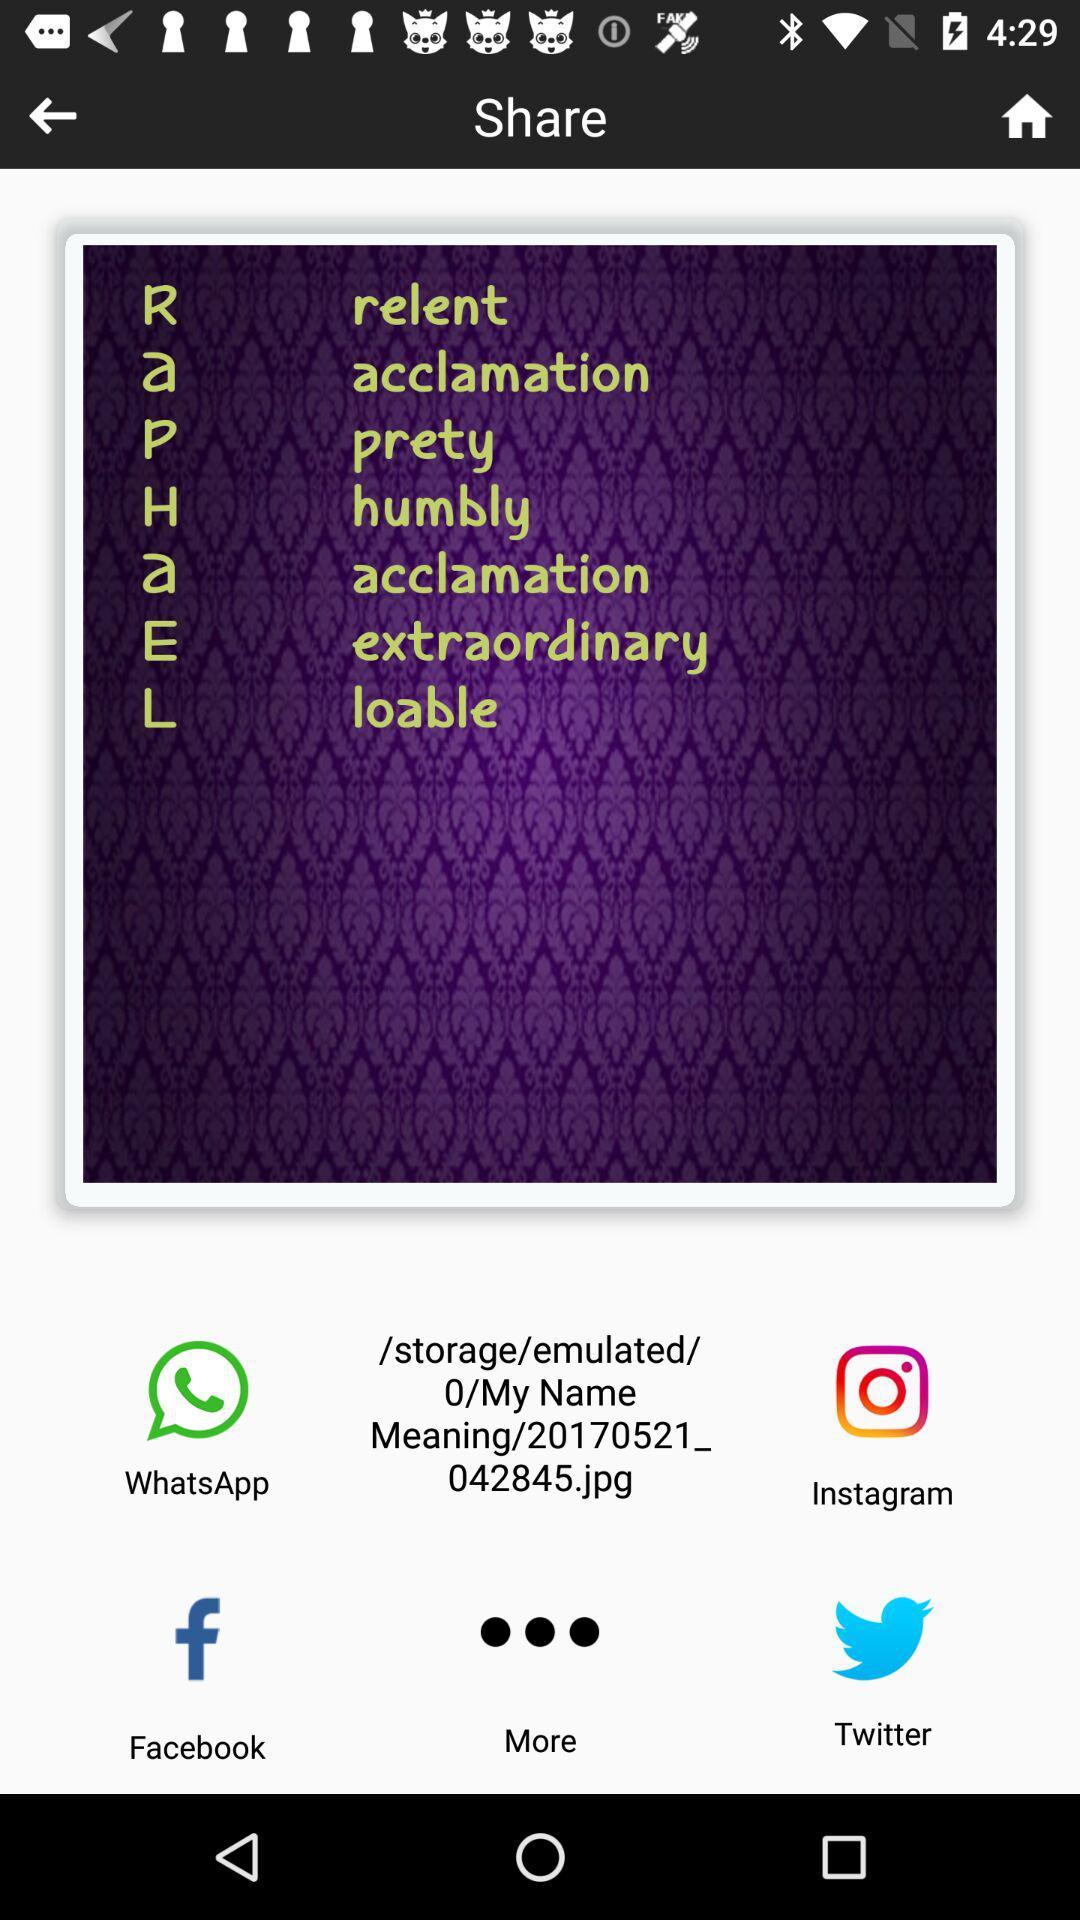  I want to click on go home, so click(1027, 114).